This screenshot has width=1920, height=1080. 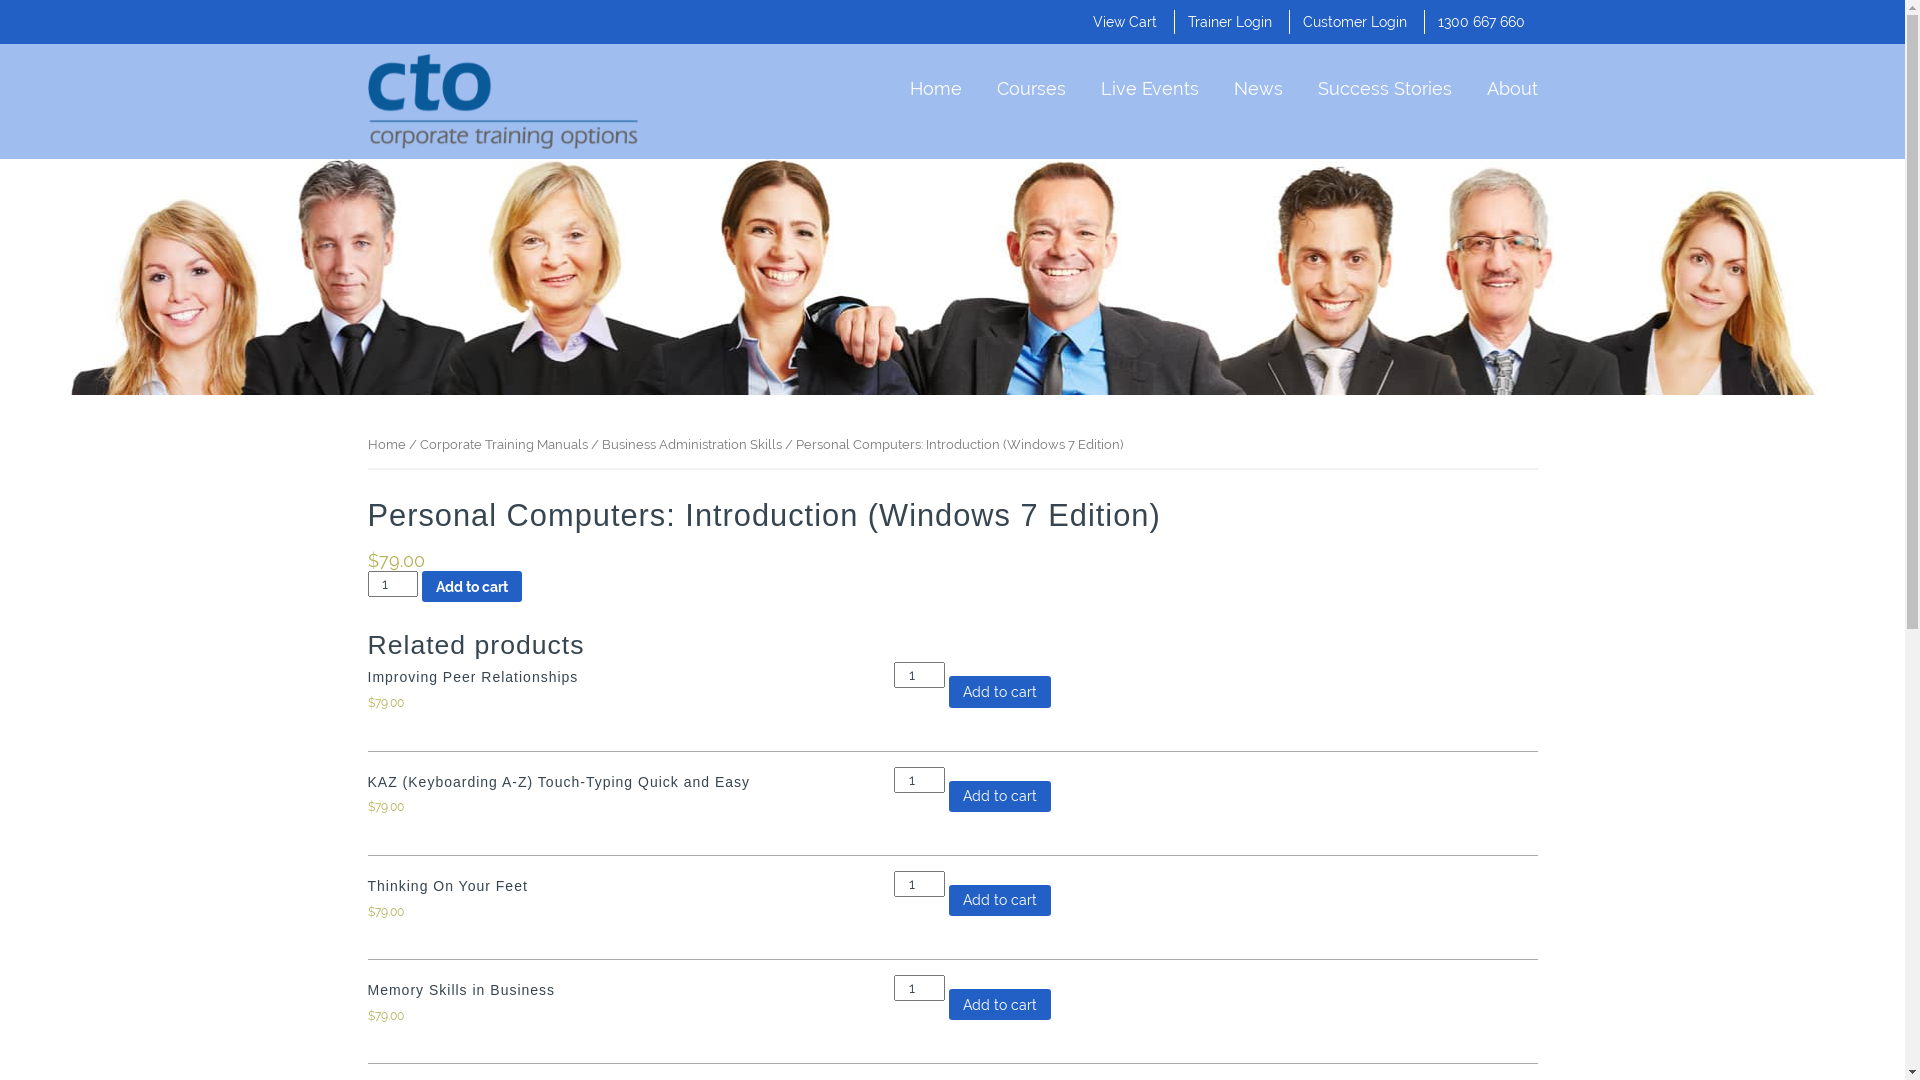 What do you see at coordinates (1353, 22) in the screenshot?
I see `'Customer Login'` at bounding box center [1353, 22].